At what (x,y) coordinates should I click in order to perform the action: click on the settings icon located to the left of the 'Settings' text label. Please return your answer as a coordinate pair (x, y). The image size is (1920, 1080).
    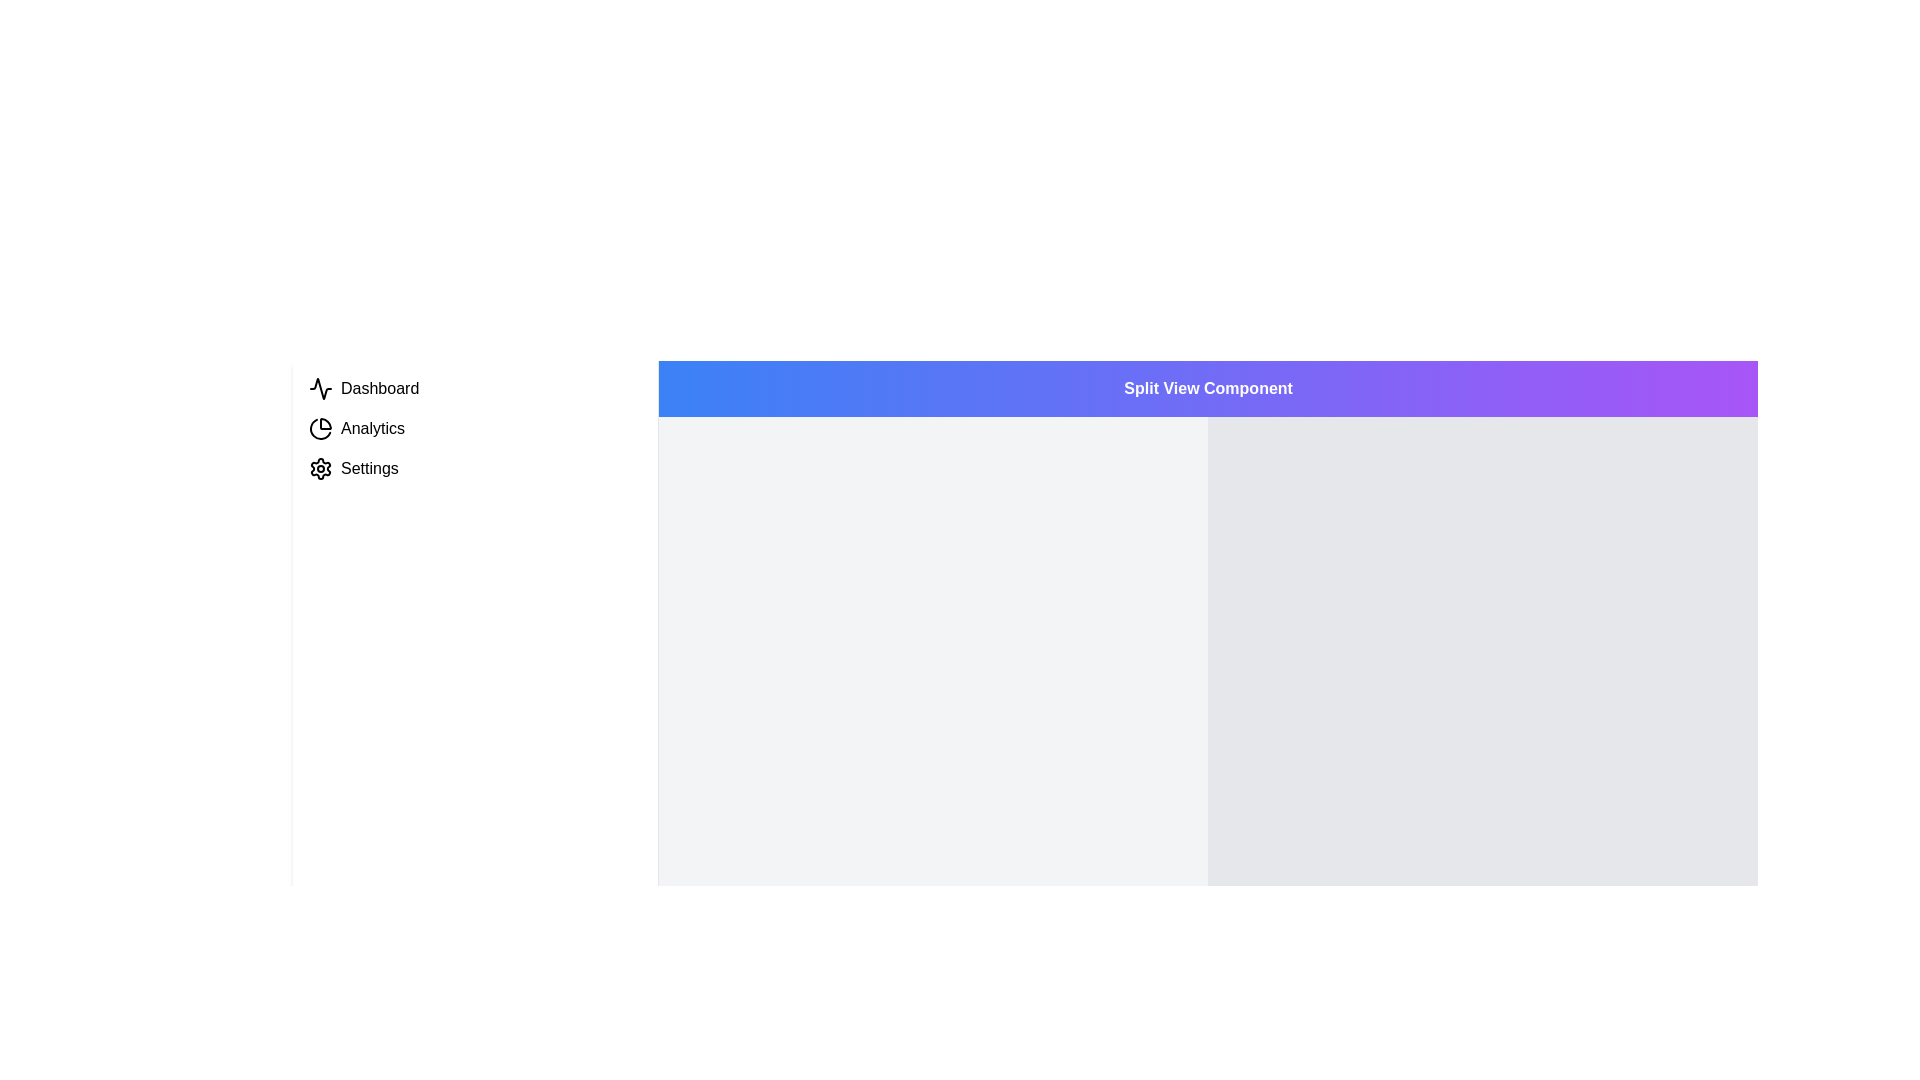
    Looking at the image, I should click on (321, 469).